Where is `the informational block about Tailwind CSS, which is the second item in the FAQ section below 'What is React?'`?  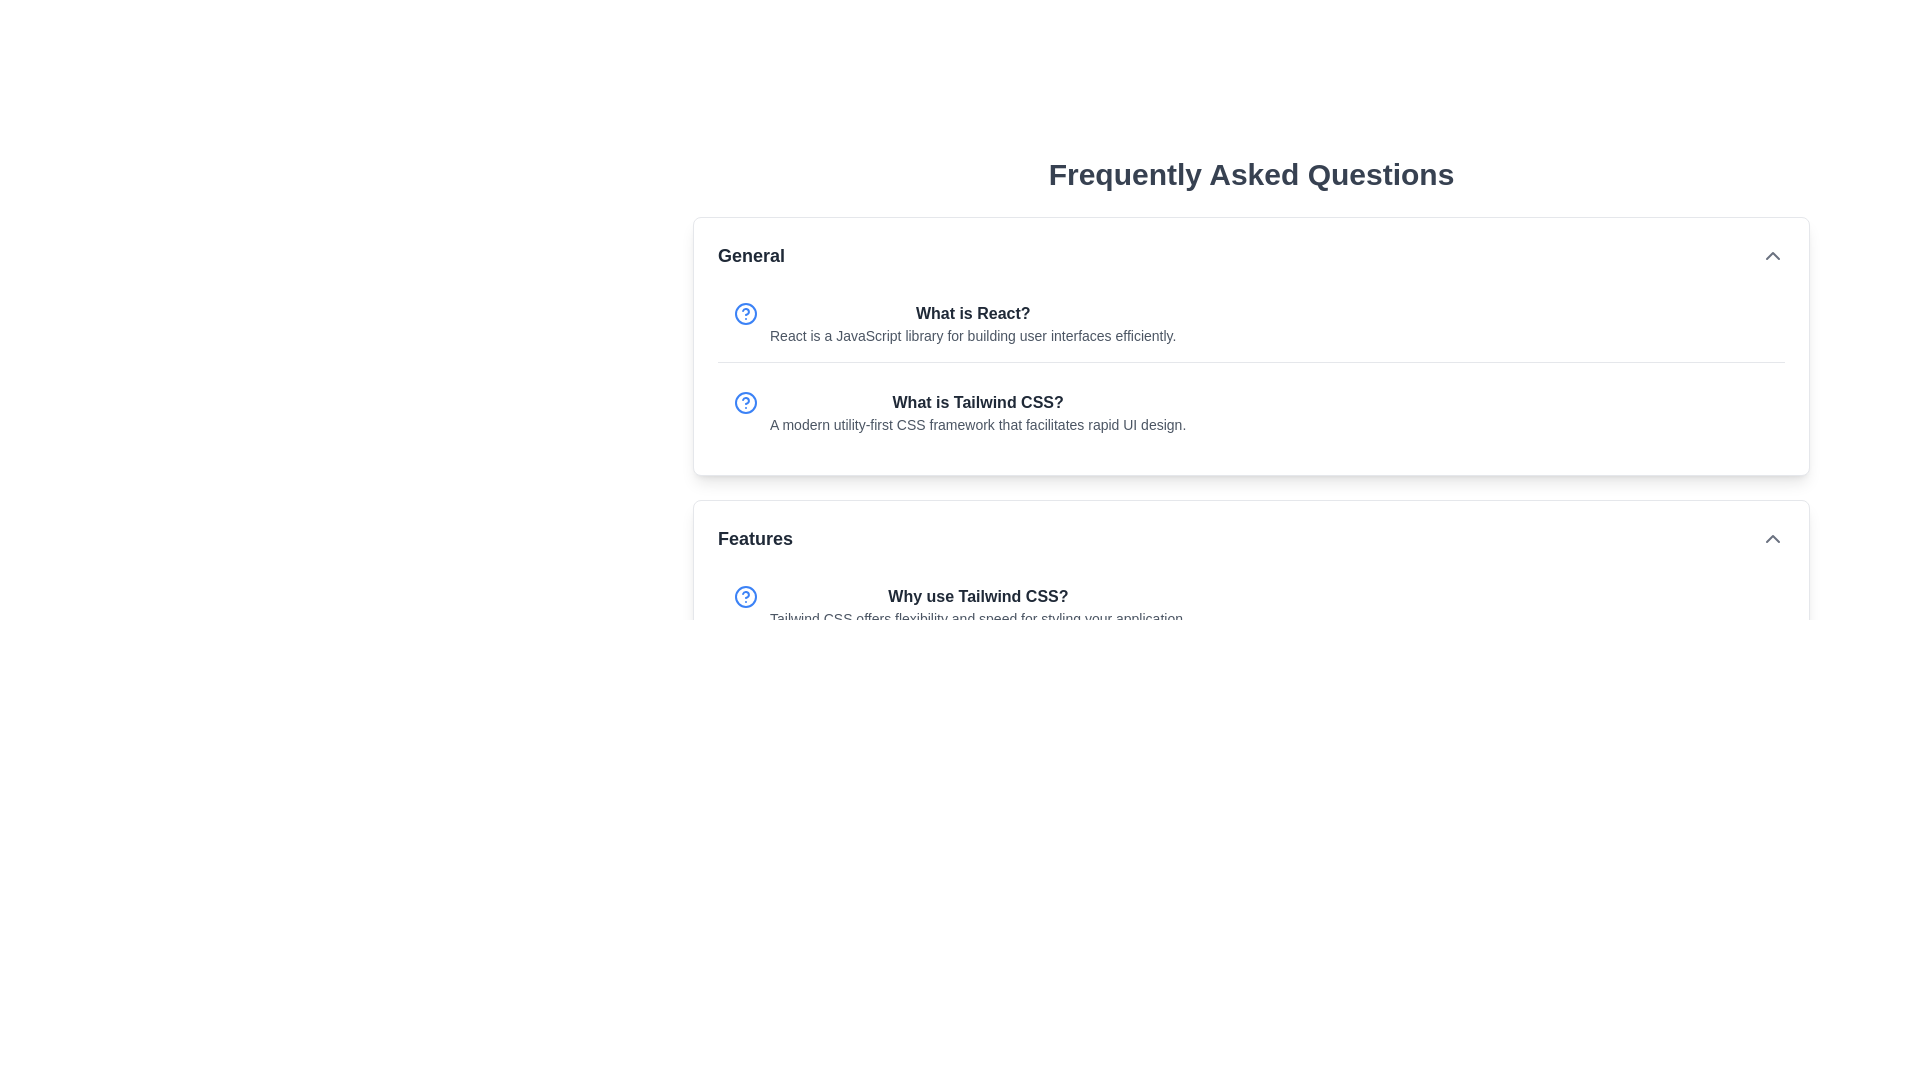 the informational block about Tailwind CSS, which is the second item in the FAQ section below 'What is React?' is located at coordinates (1250, 411).